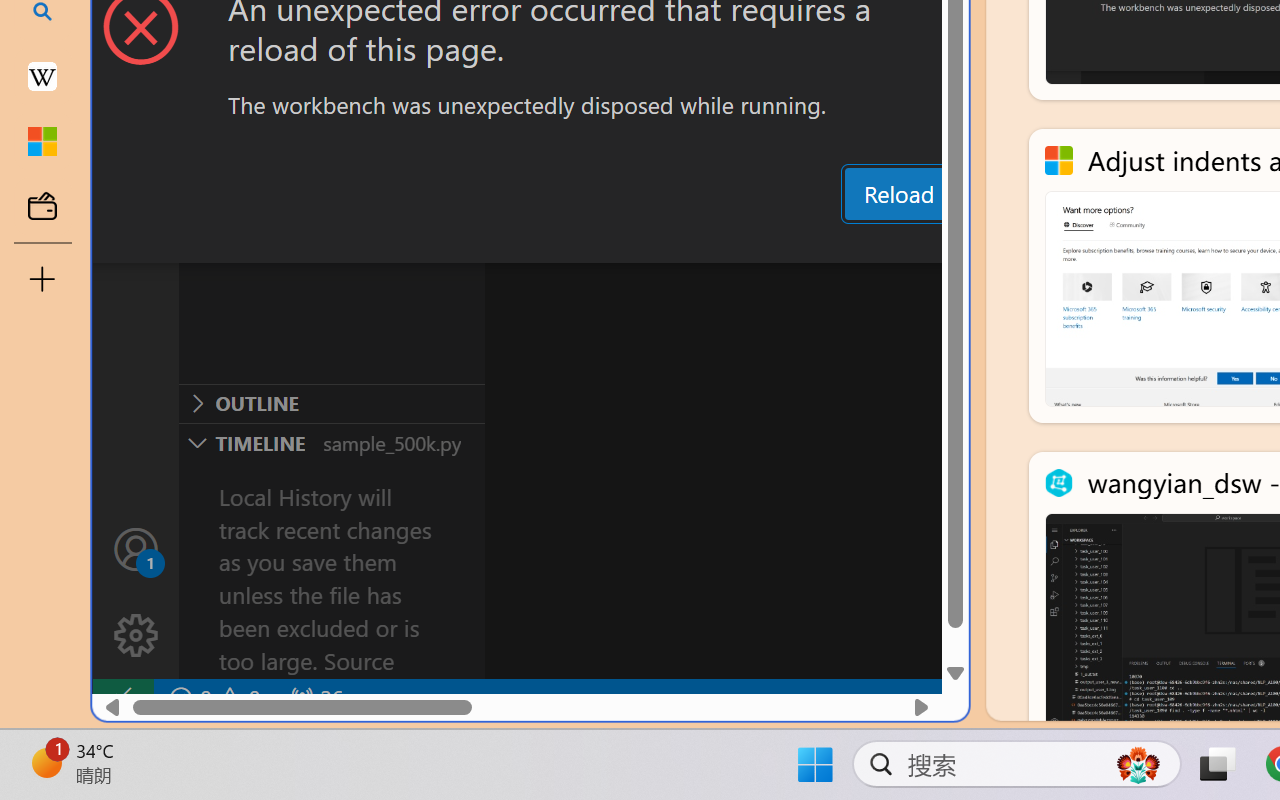 The width and height of the screenshot is (1280, 800). What do you see at coordinates (331, 441) in the screenshot?
I see `'Timeline Section'` at bounding box center [331, 441].